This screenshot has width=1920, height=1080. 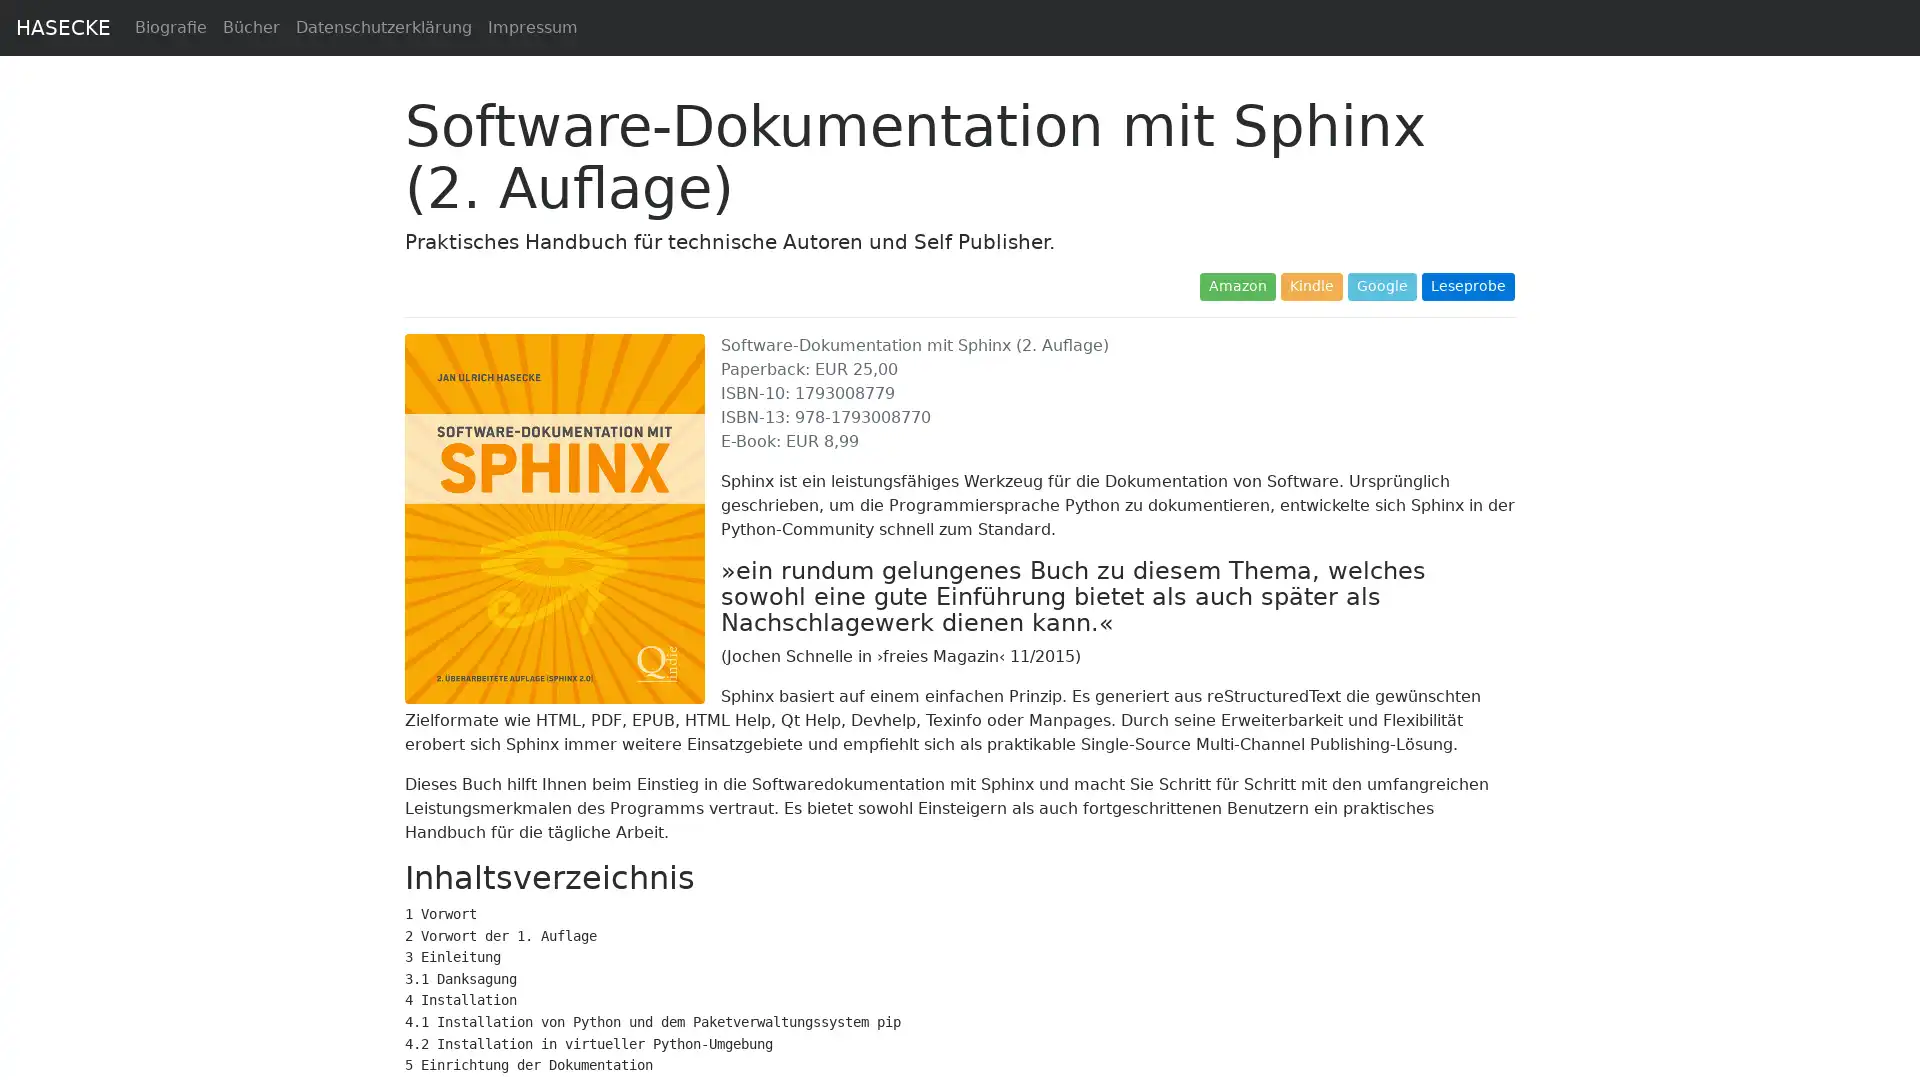 What do you see at coordinates (1468, 286) in the screenshot?
I see `Leseprobe` at bounding box center [1468, 286].